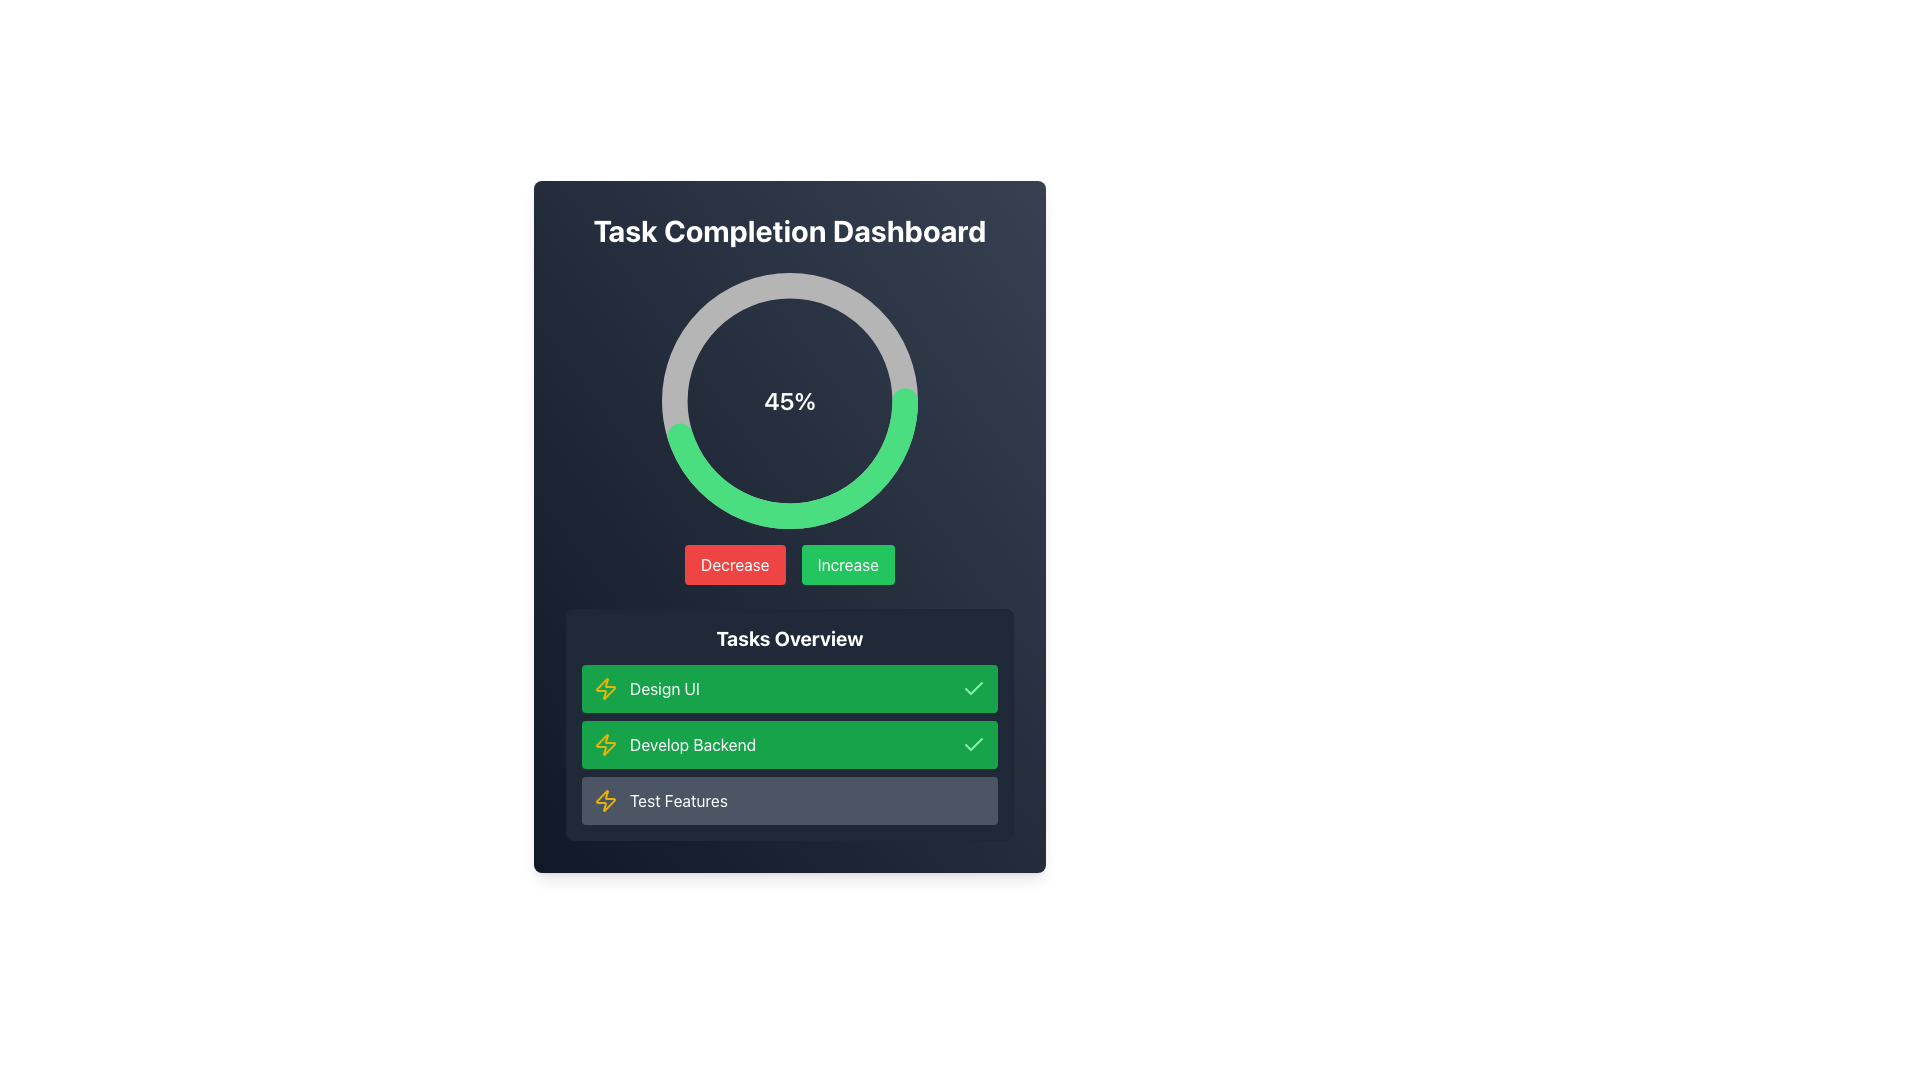  I want to click on the icon representing the task 'Test Features' located in the 'Tasks Overview' list, specifically beside the third item labeled 'Test Features', so click(604, 800).